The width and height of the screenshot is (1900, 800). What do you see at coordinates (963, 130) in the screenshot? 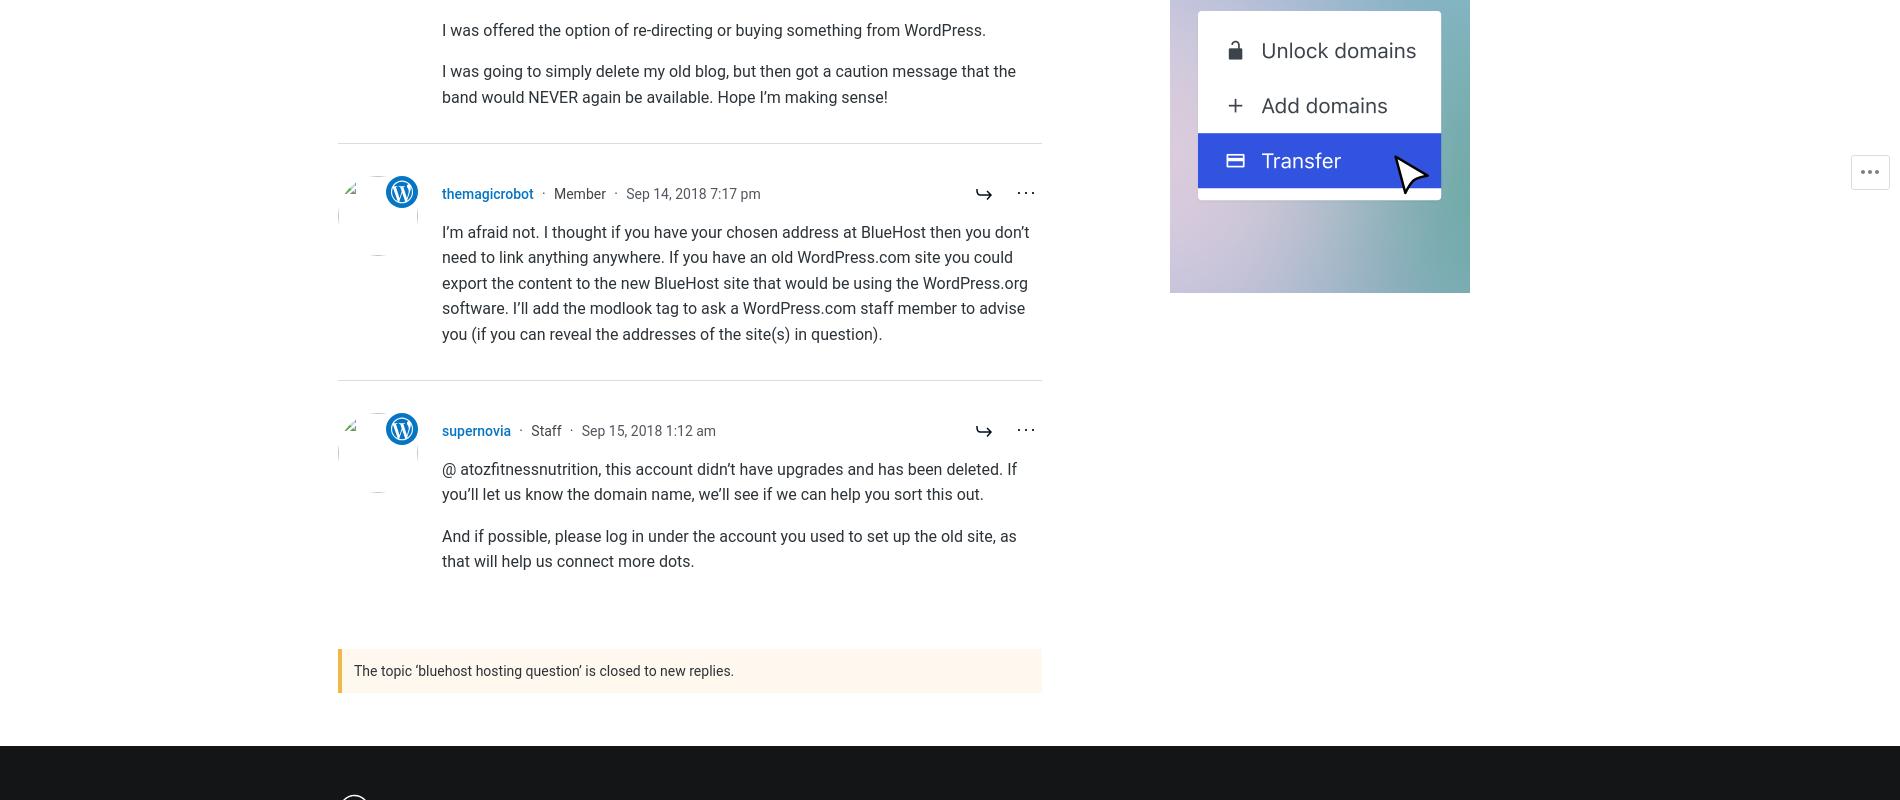
I see `'Search powered by Jetpack'` at bounding box center [963, 130].